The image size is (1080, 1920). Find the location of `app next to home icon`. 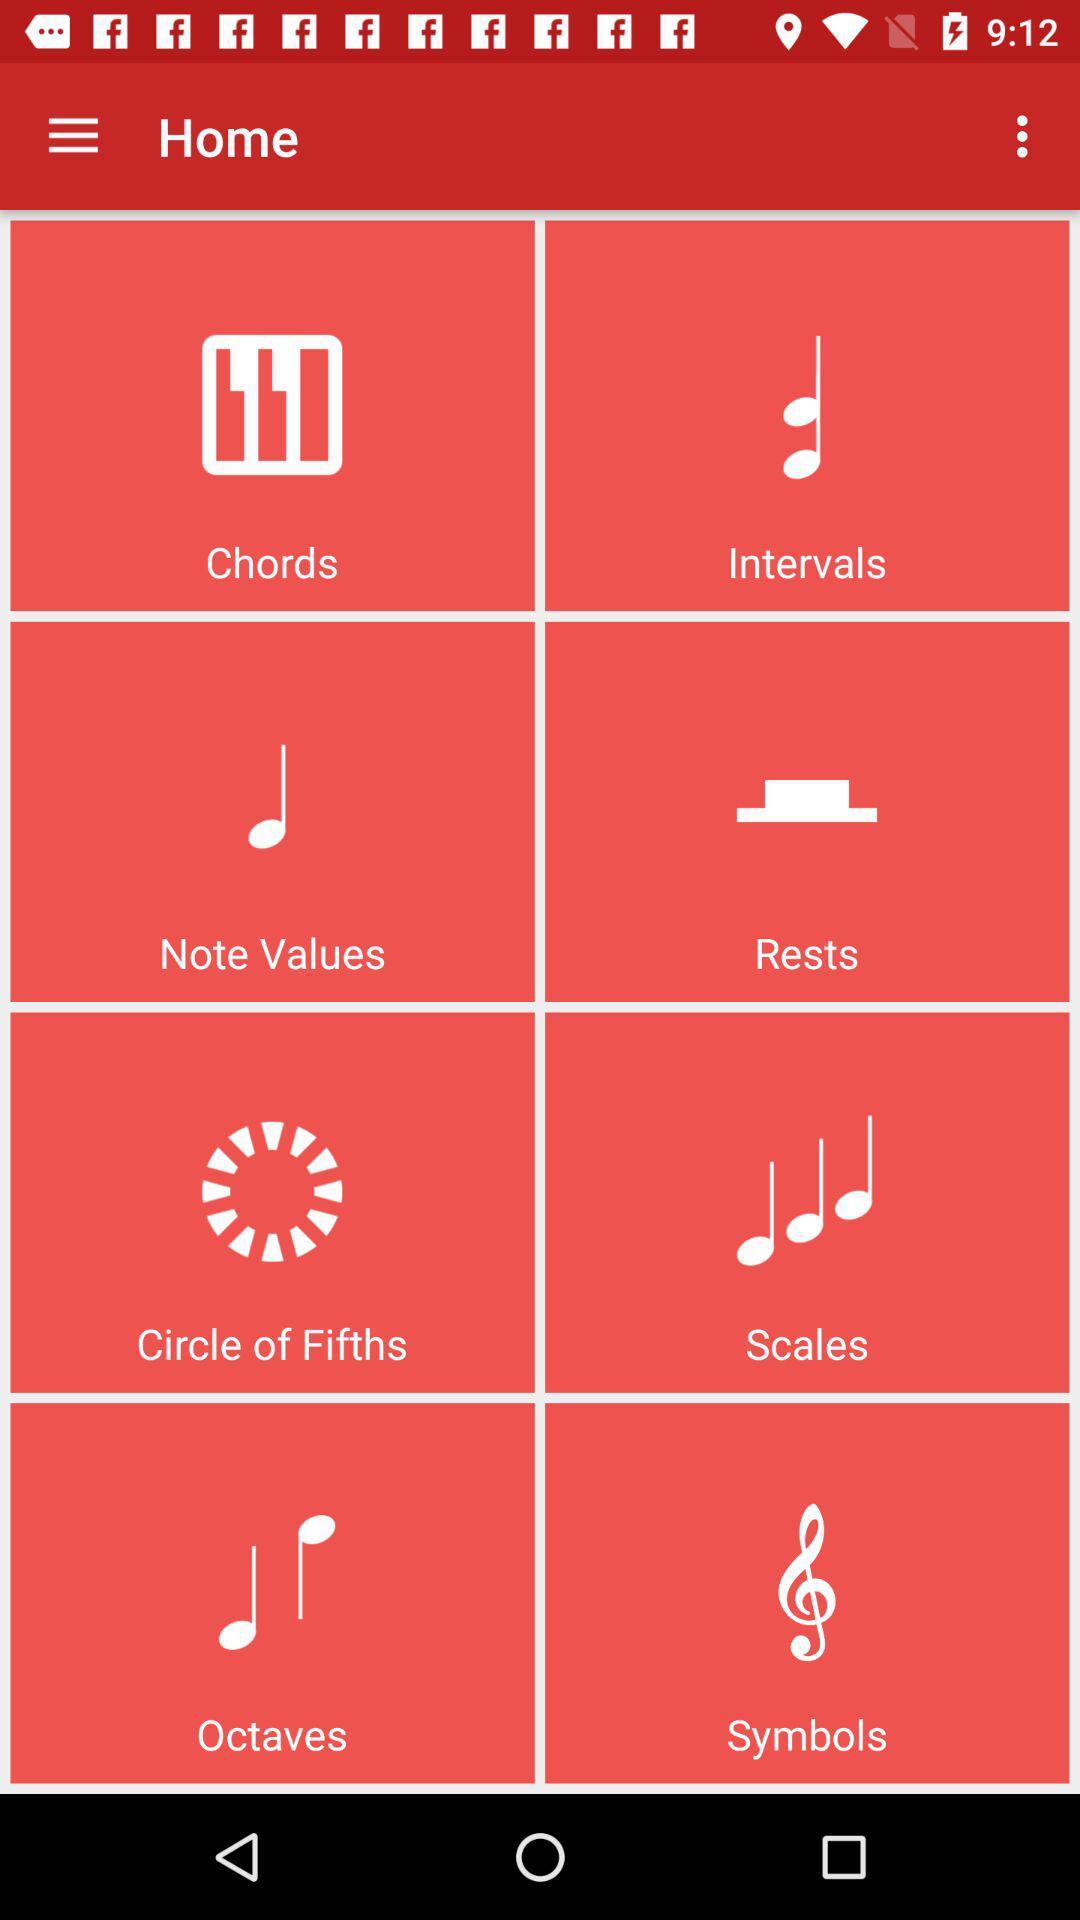

app next to home icon is located at coordinates (1027, 135).